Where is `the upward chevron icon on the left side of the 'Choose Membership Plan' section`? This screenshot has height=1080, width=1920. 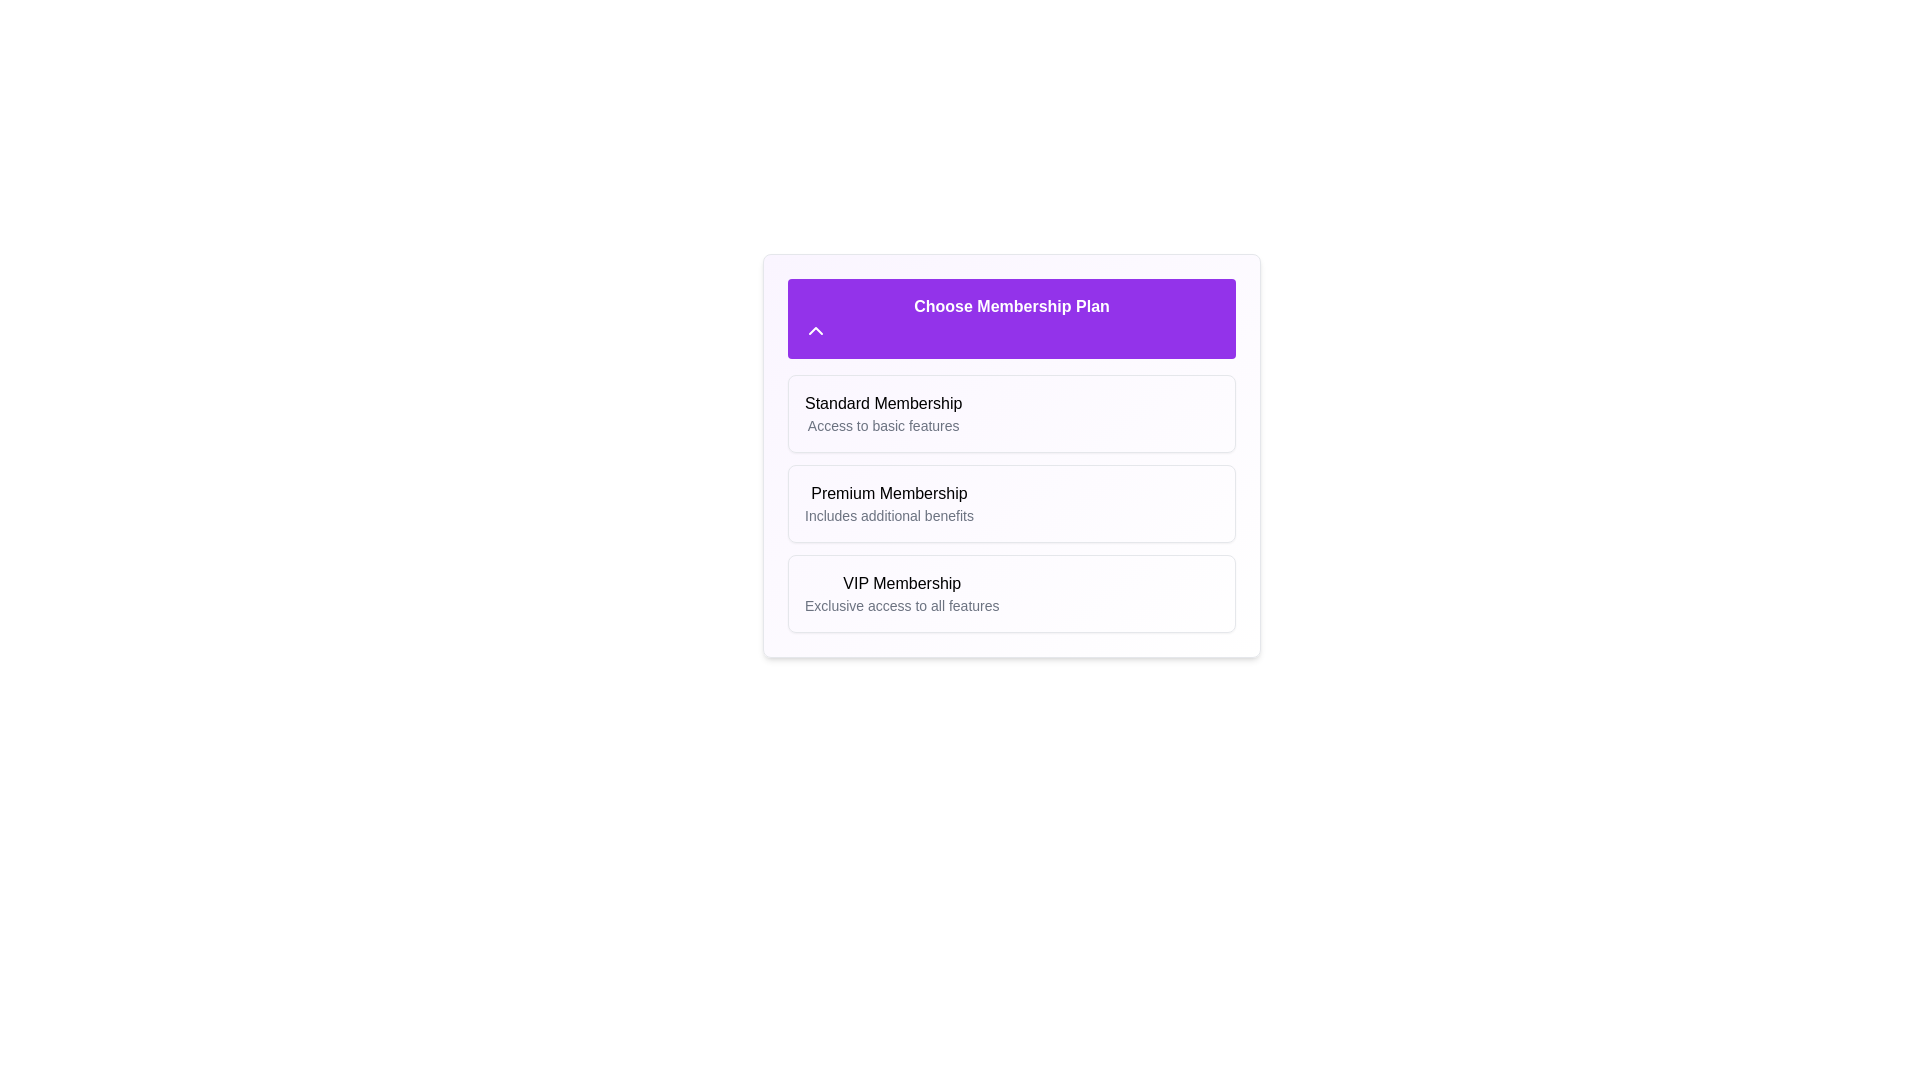 the upward chevron icon on the left side of the 'Choose Membership Plan' section is located at coordinates (816, 330).